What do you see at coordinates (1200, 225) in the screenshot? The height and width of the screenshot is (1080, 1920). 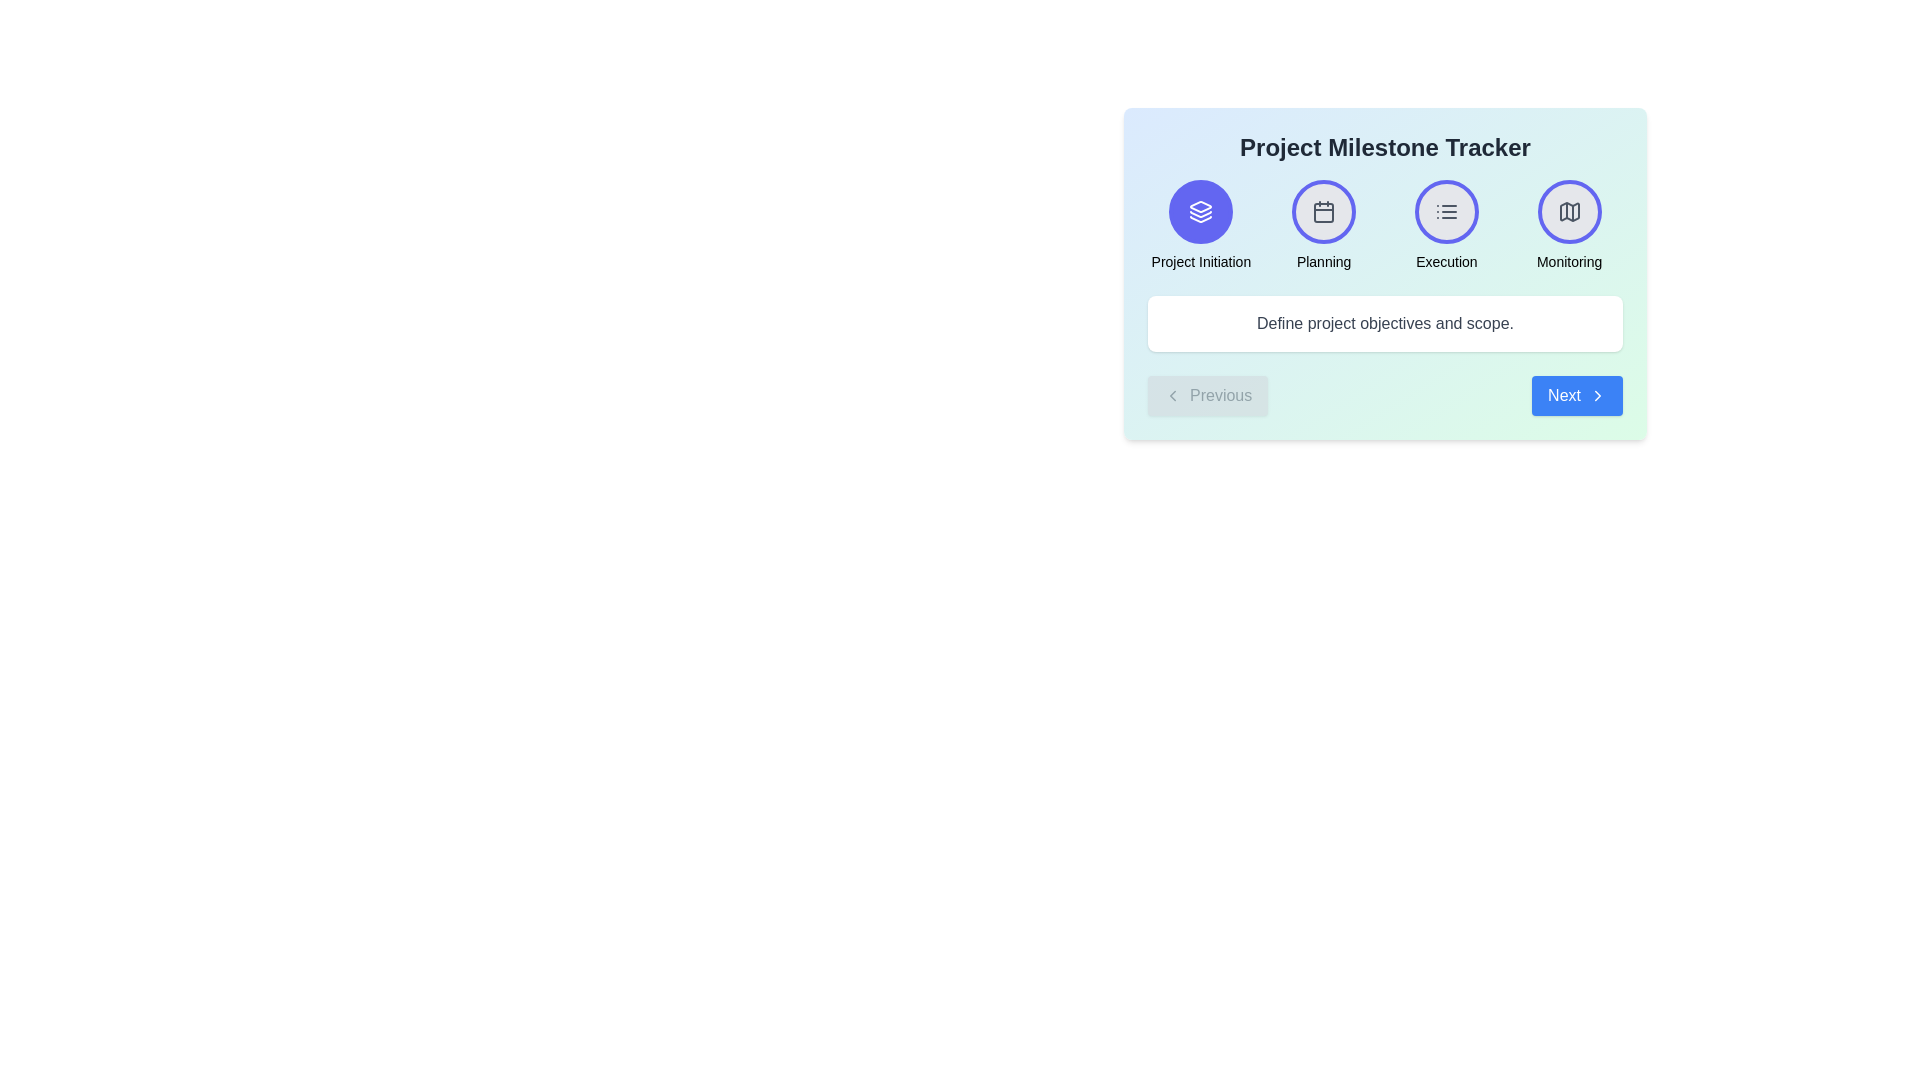 I see `the 'Project Initiation' navigation item, which features a circular icon with an indigo background and white iconography` at bounding box center [1200, 225].